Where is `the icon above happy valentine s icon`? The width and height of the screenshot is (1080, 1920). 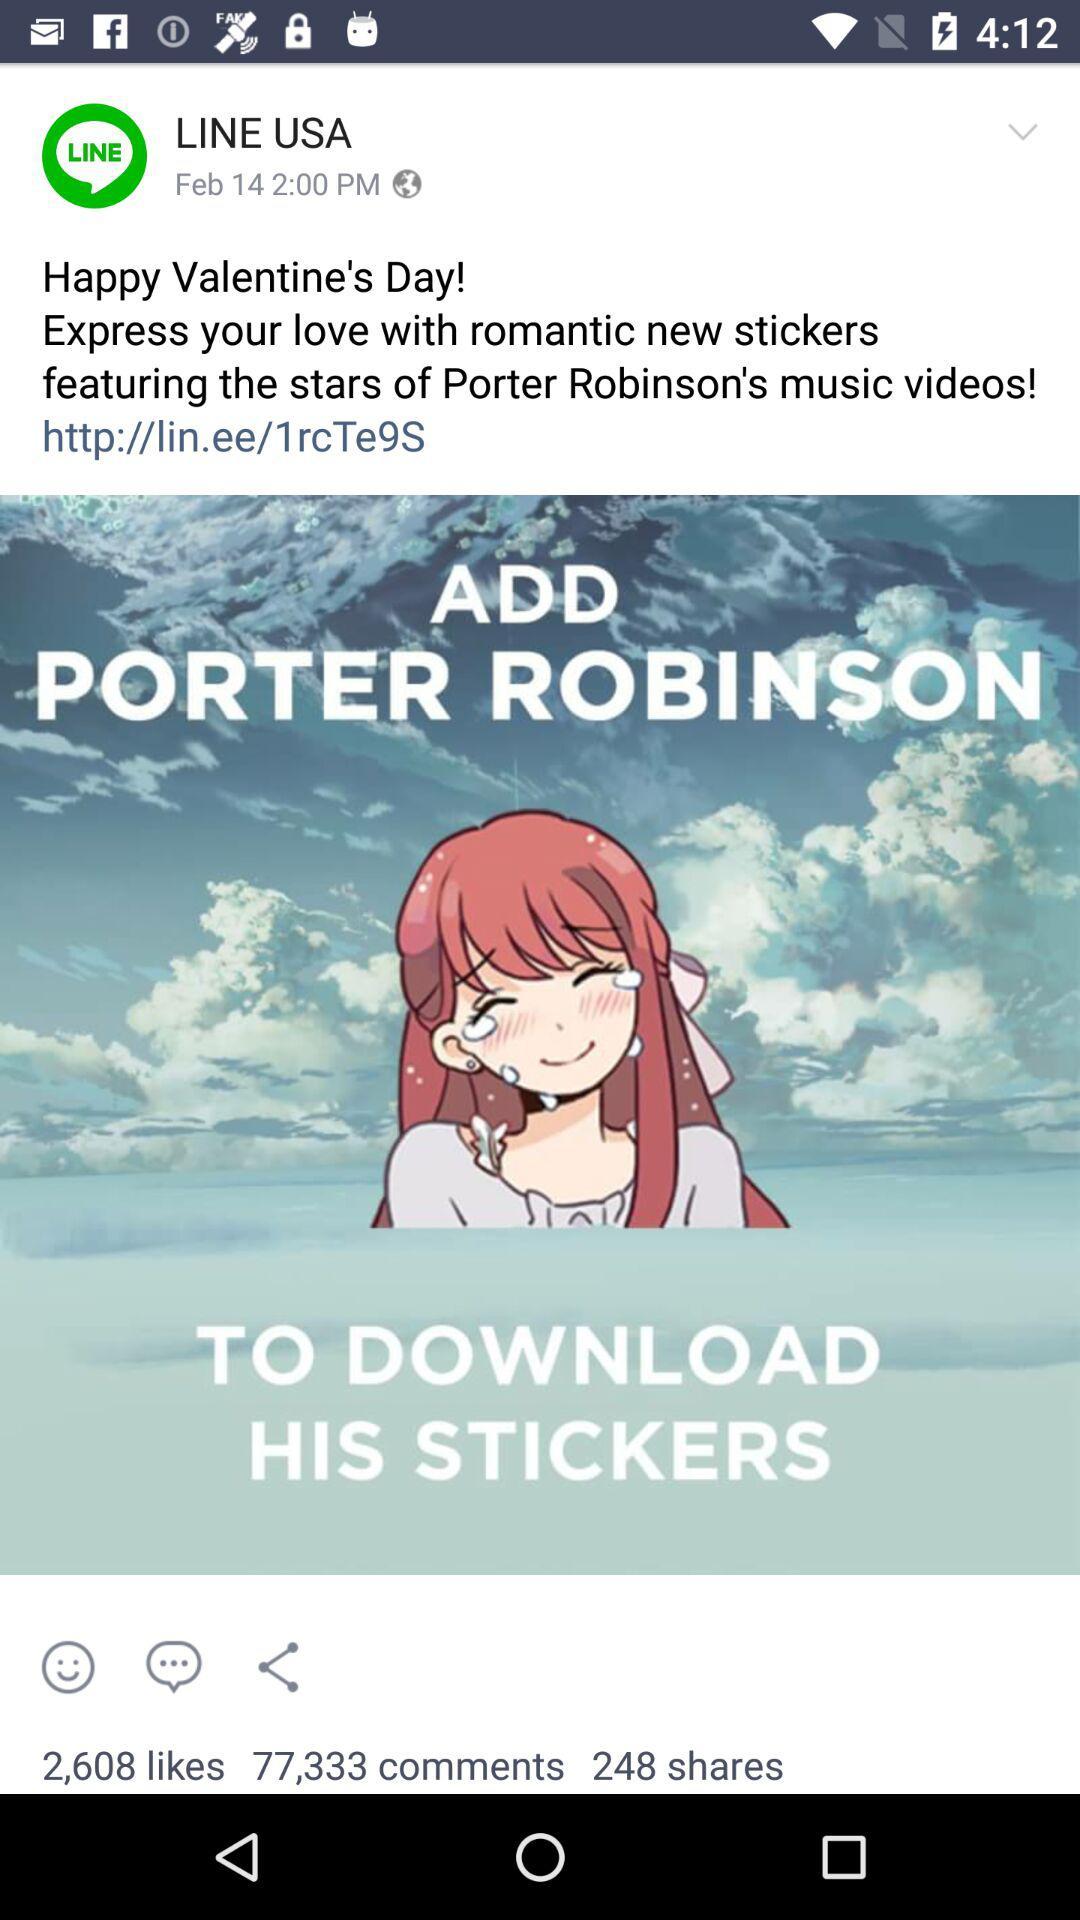 the icon above happy valentine s icon is located at coordinates (277, 184).